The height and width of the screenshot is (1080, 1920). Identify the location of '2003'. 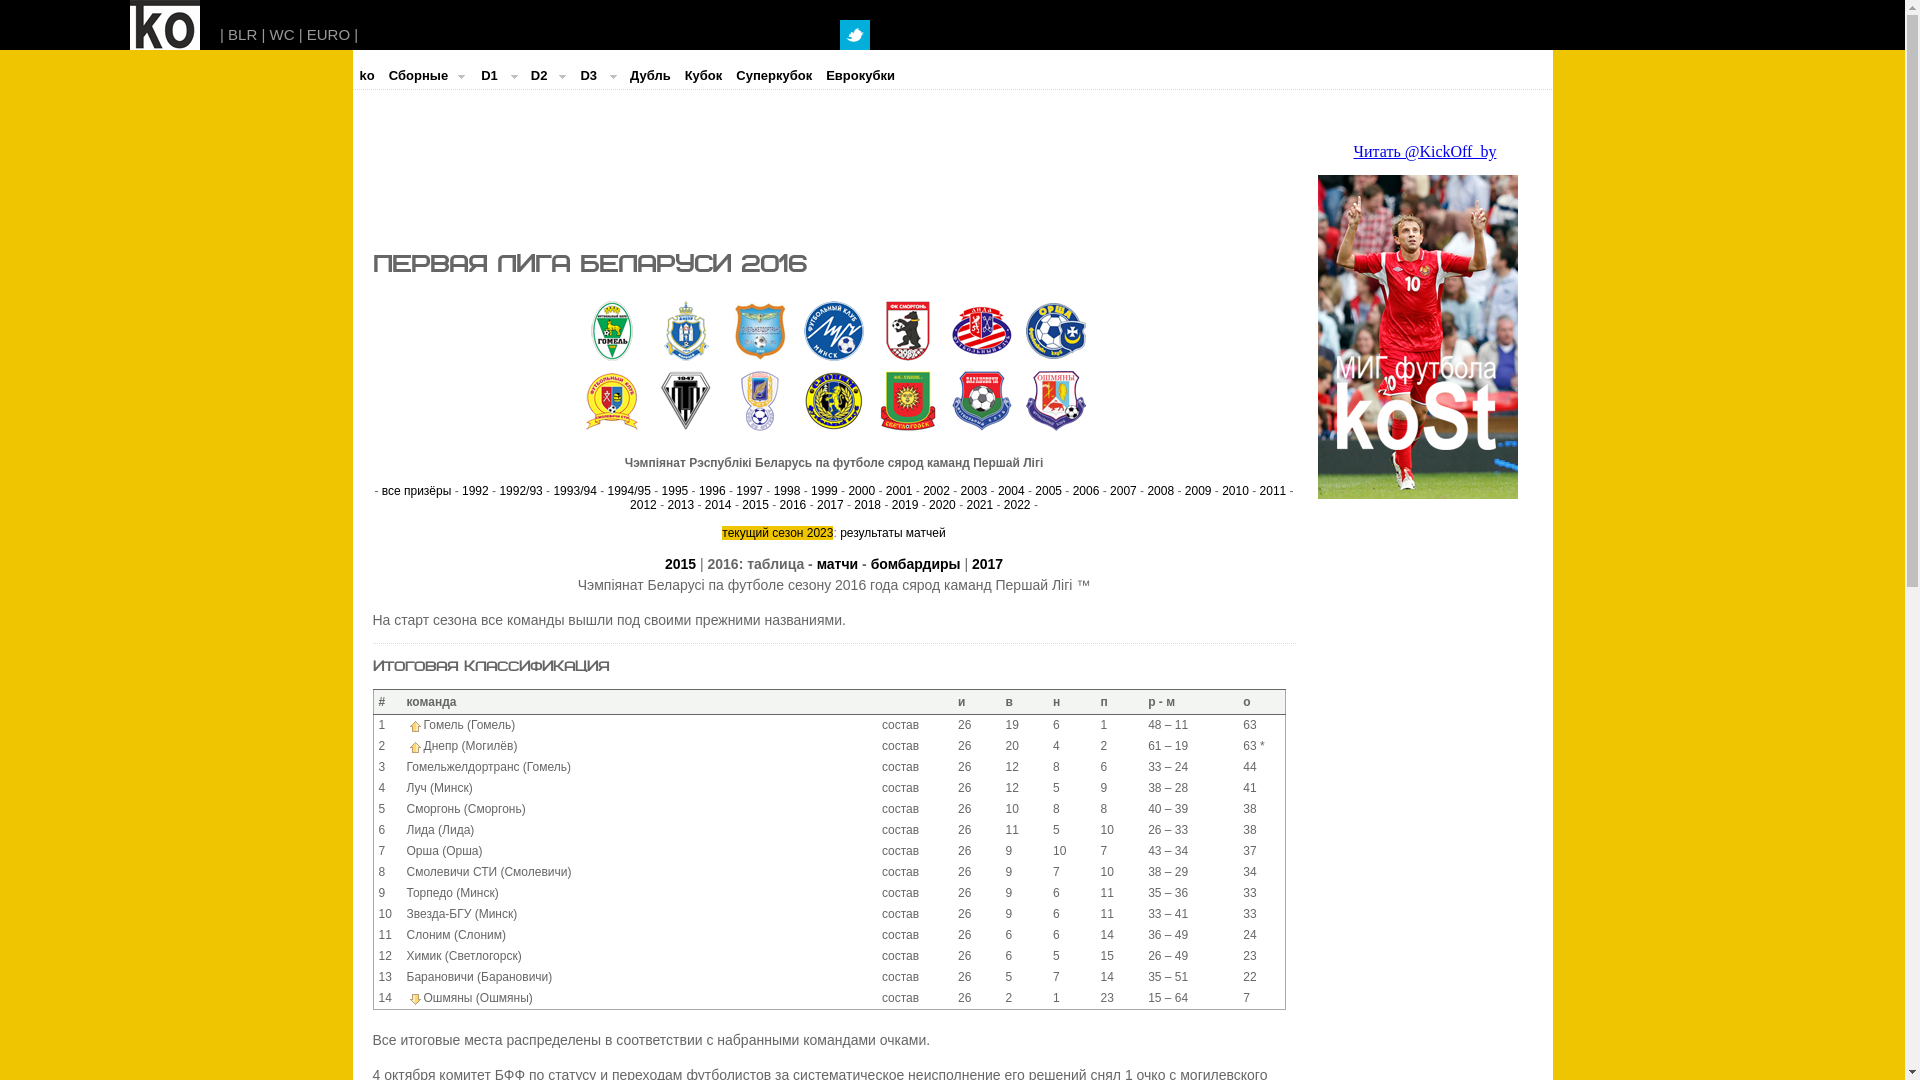
(974, 490).